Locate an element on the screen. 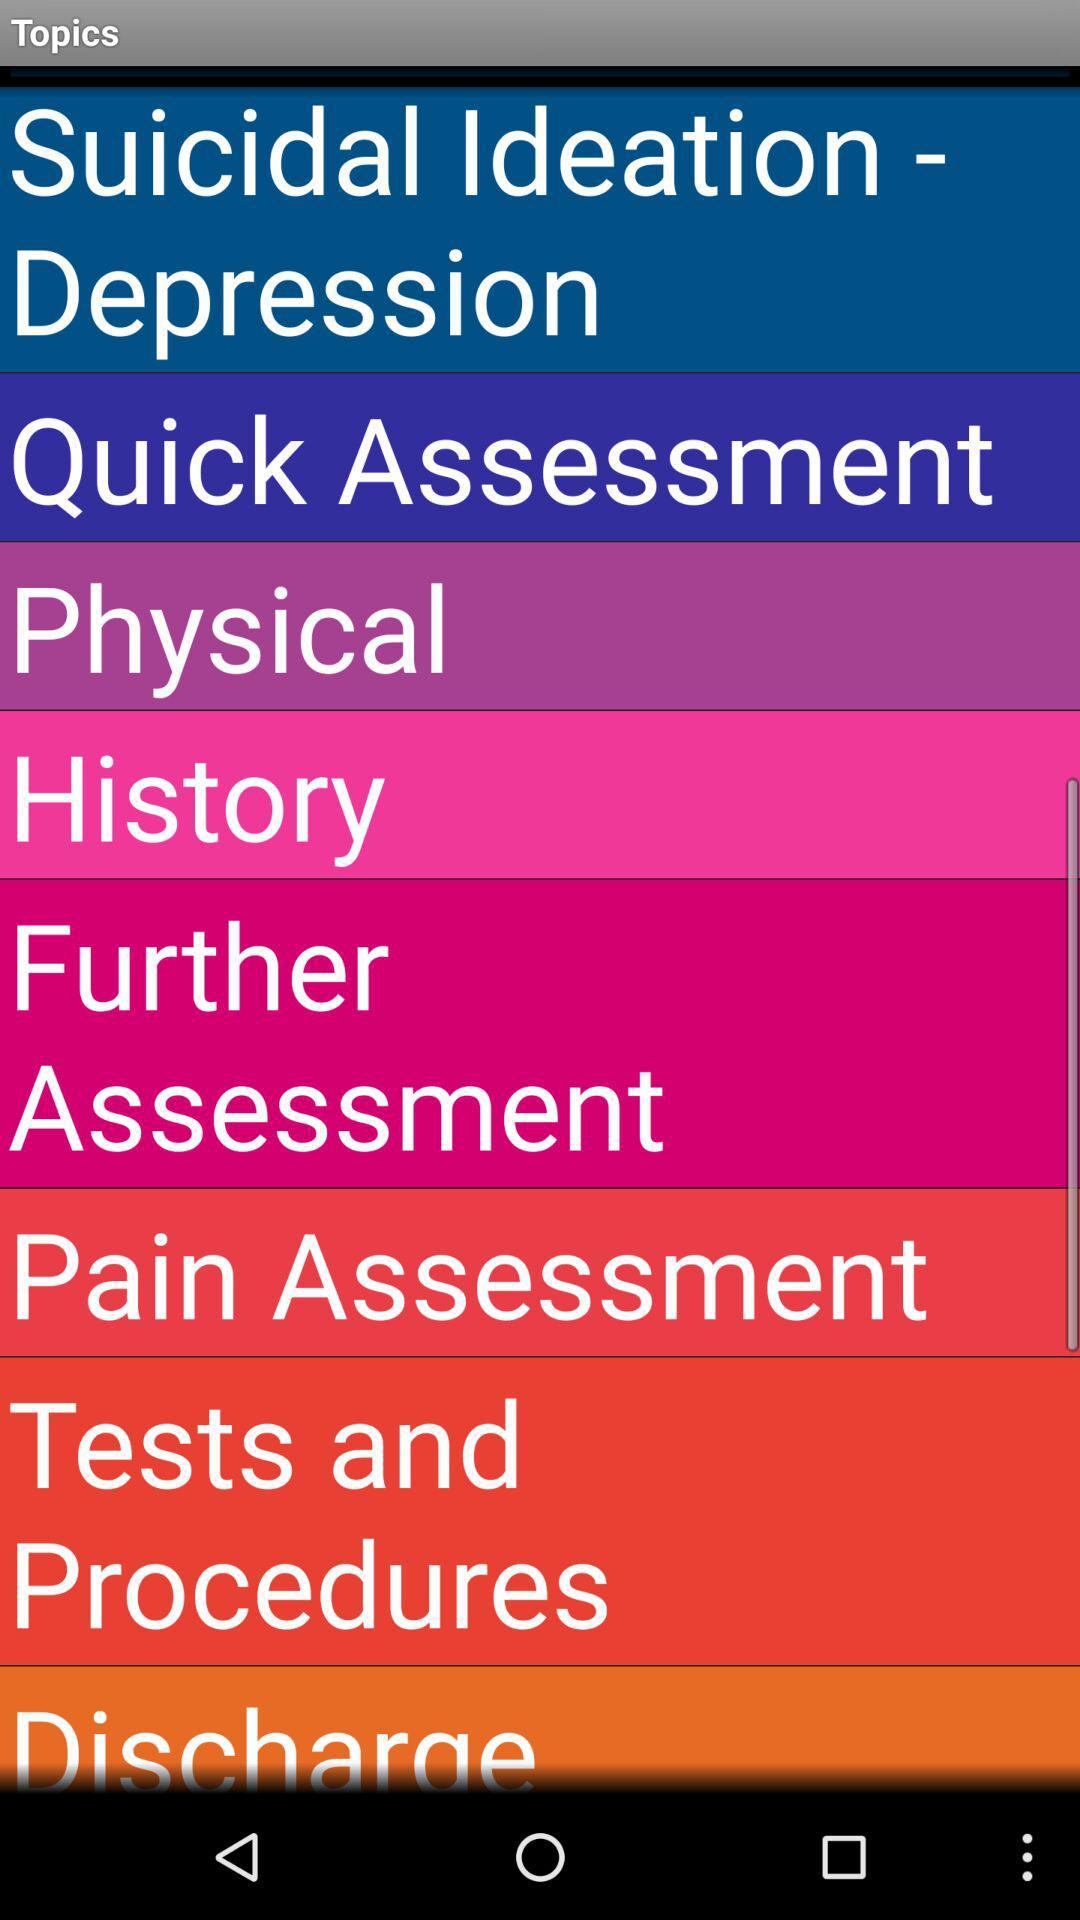 The image size is (1080, 1920). icon above discharge instruction app is located at coordinates (540, 1511).